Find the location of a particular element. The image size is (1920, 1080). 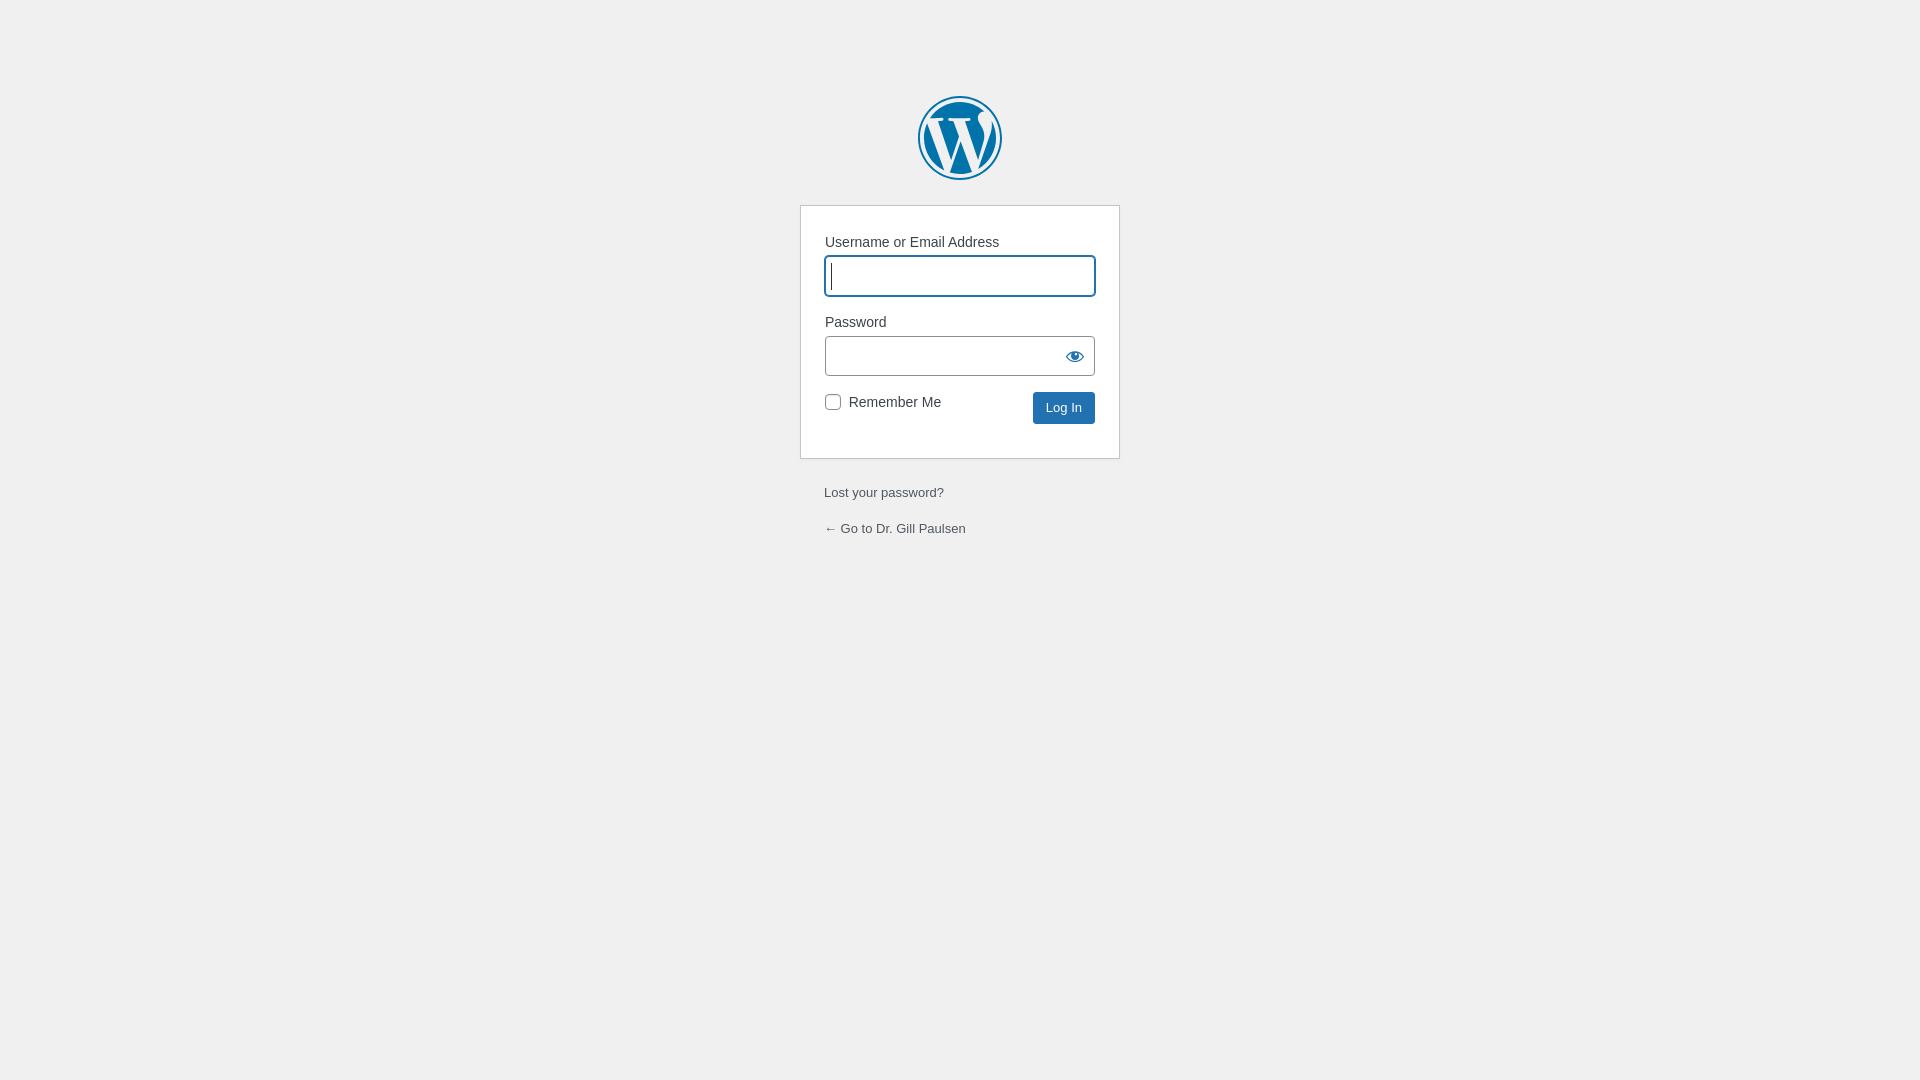

'Powered by WordPress' is located at coordinates (960, 137).